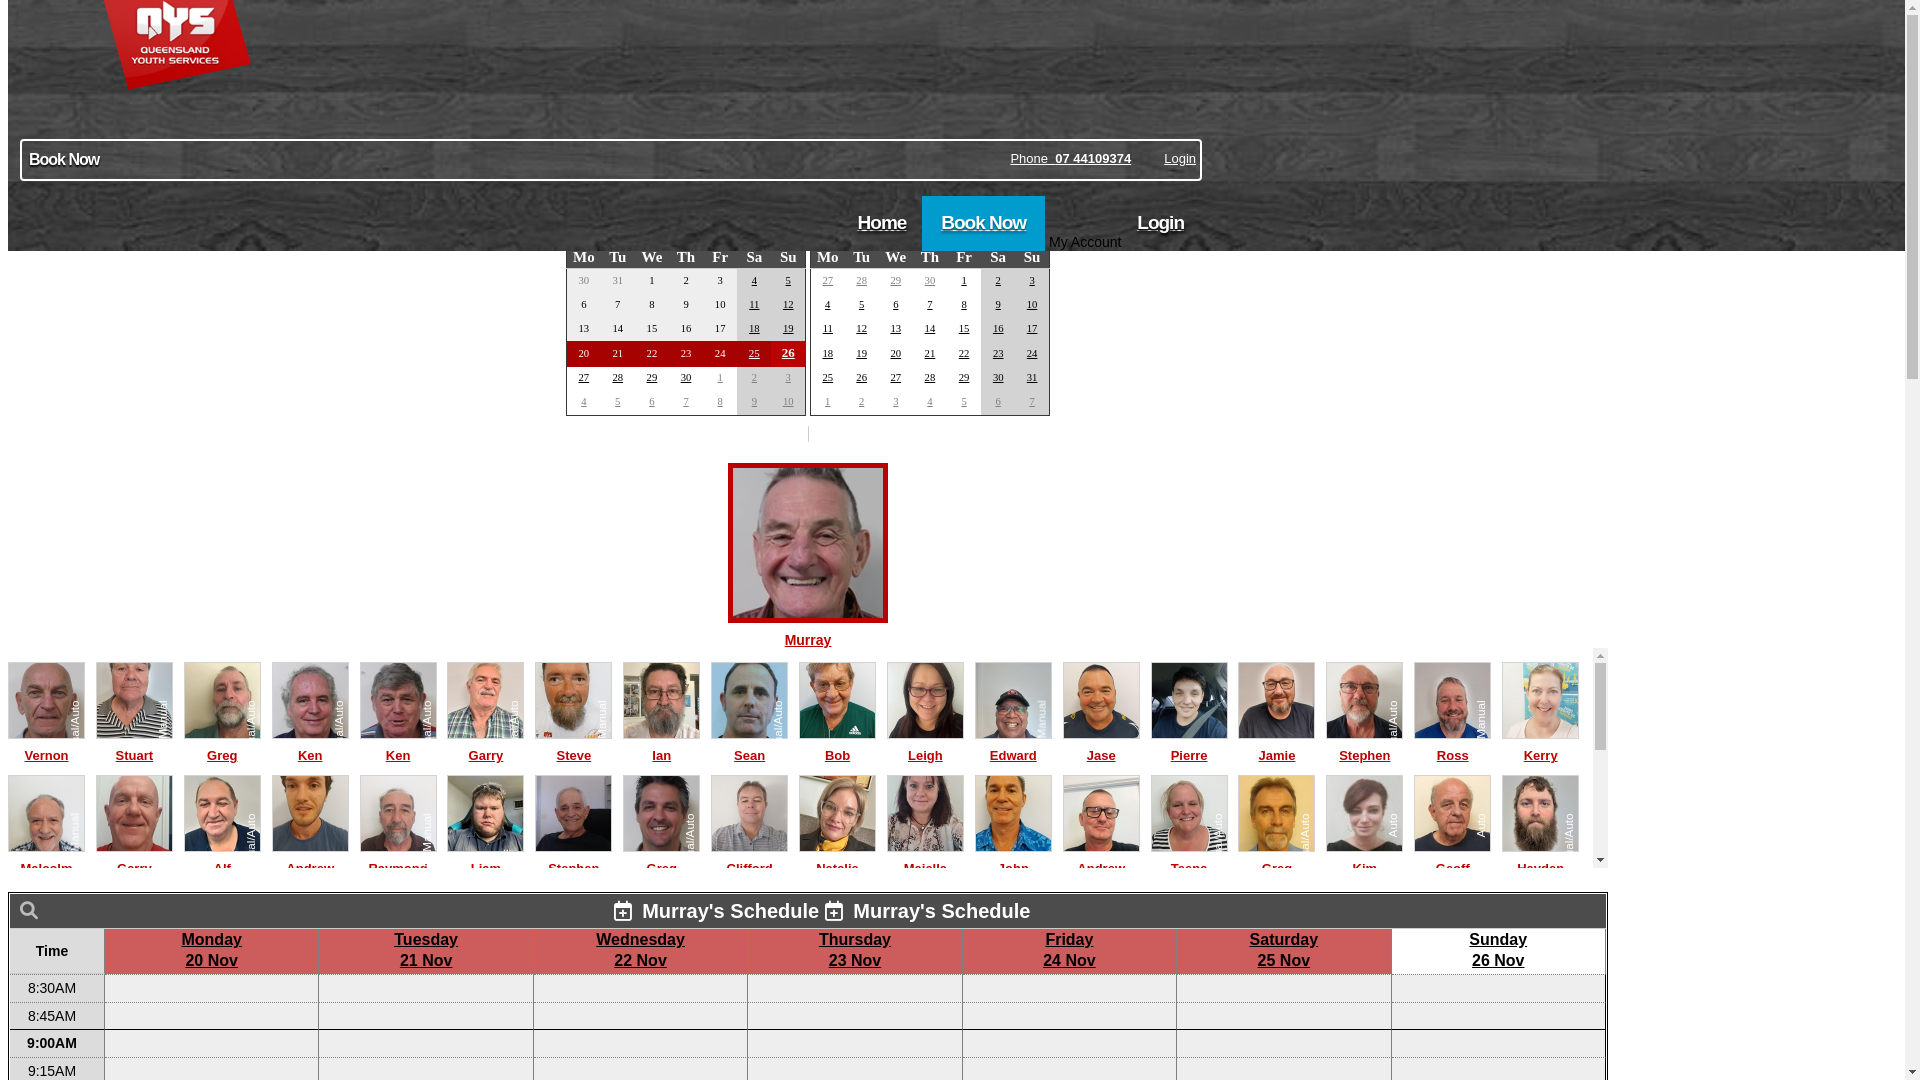 The height and width of the screenshot is (1080, 1920). What do you see at coordinates (920, 223) in the screenshot?
I see `'Book Now'` at bounding box center [920, 223].